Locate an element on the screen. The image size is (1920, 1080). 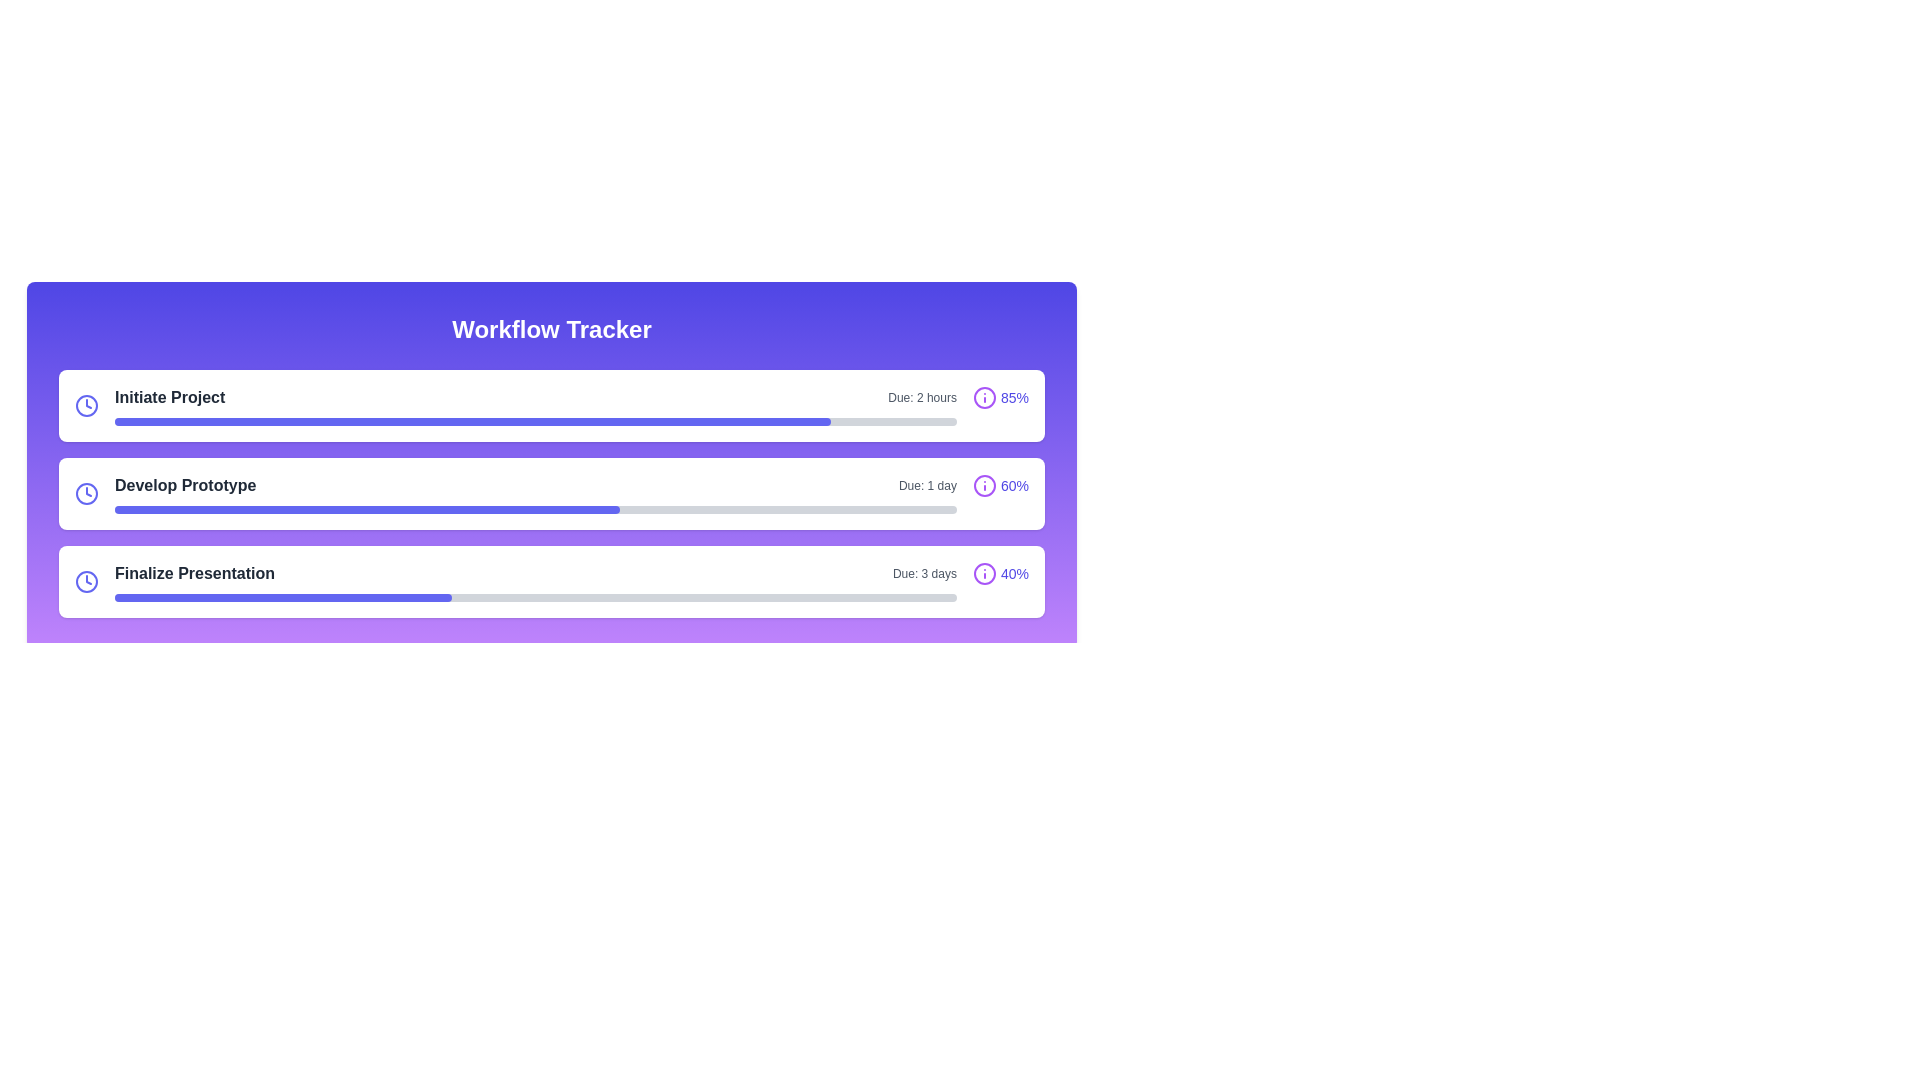
the clock icon indicating the time-related aspect of the task 'Finalize Presentation', located in the bottom-most row of the workflow tracker layout, adjacent to the task title is located at coordinates (85, 582).